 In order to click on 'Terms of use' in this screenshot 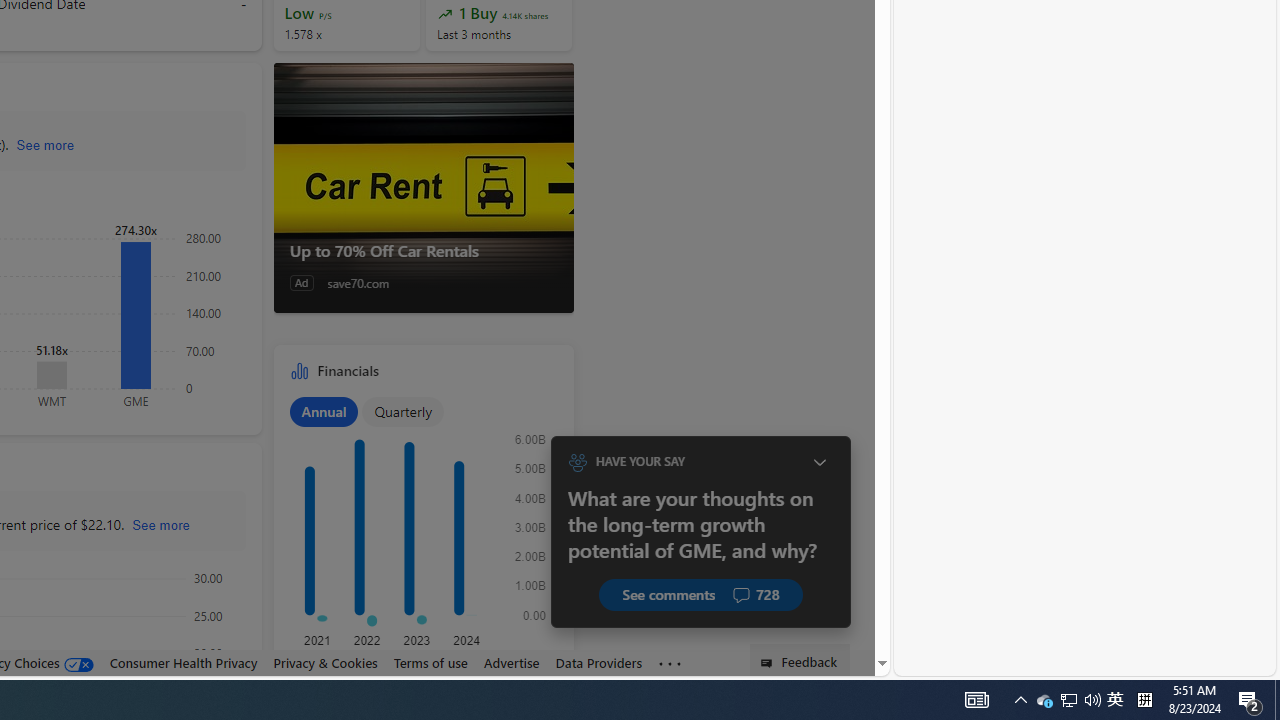, I will do `click(429, 662)`.